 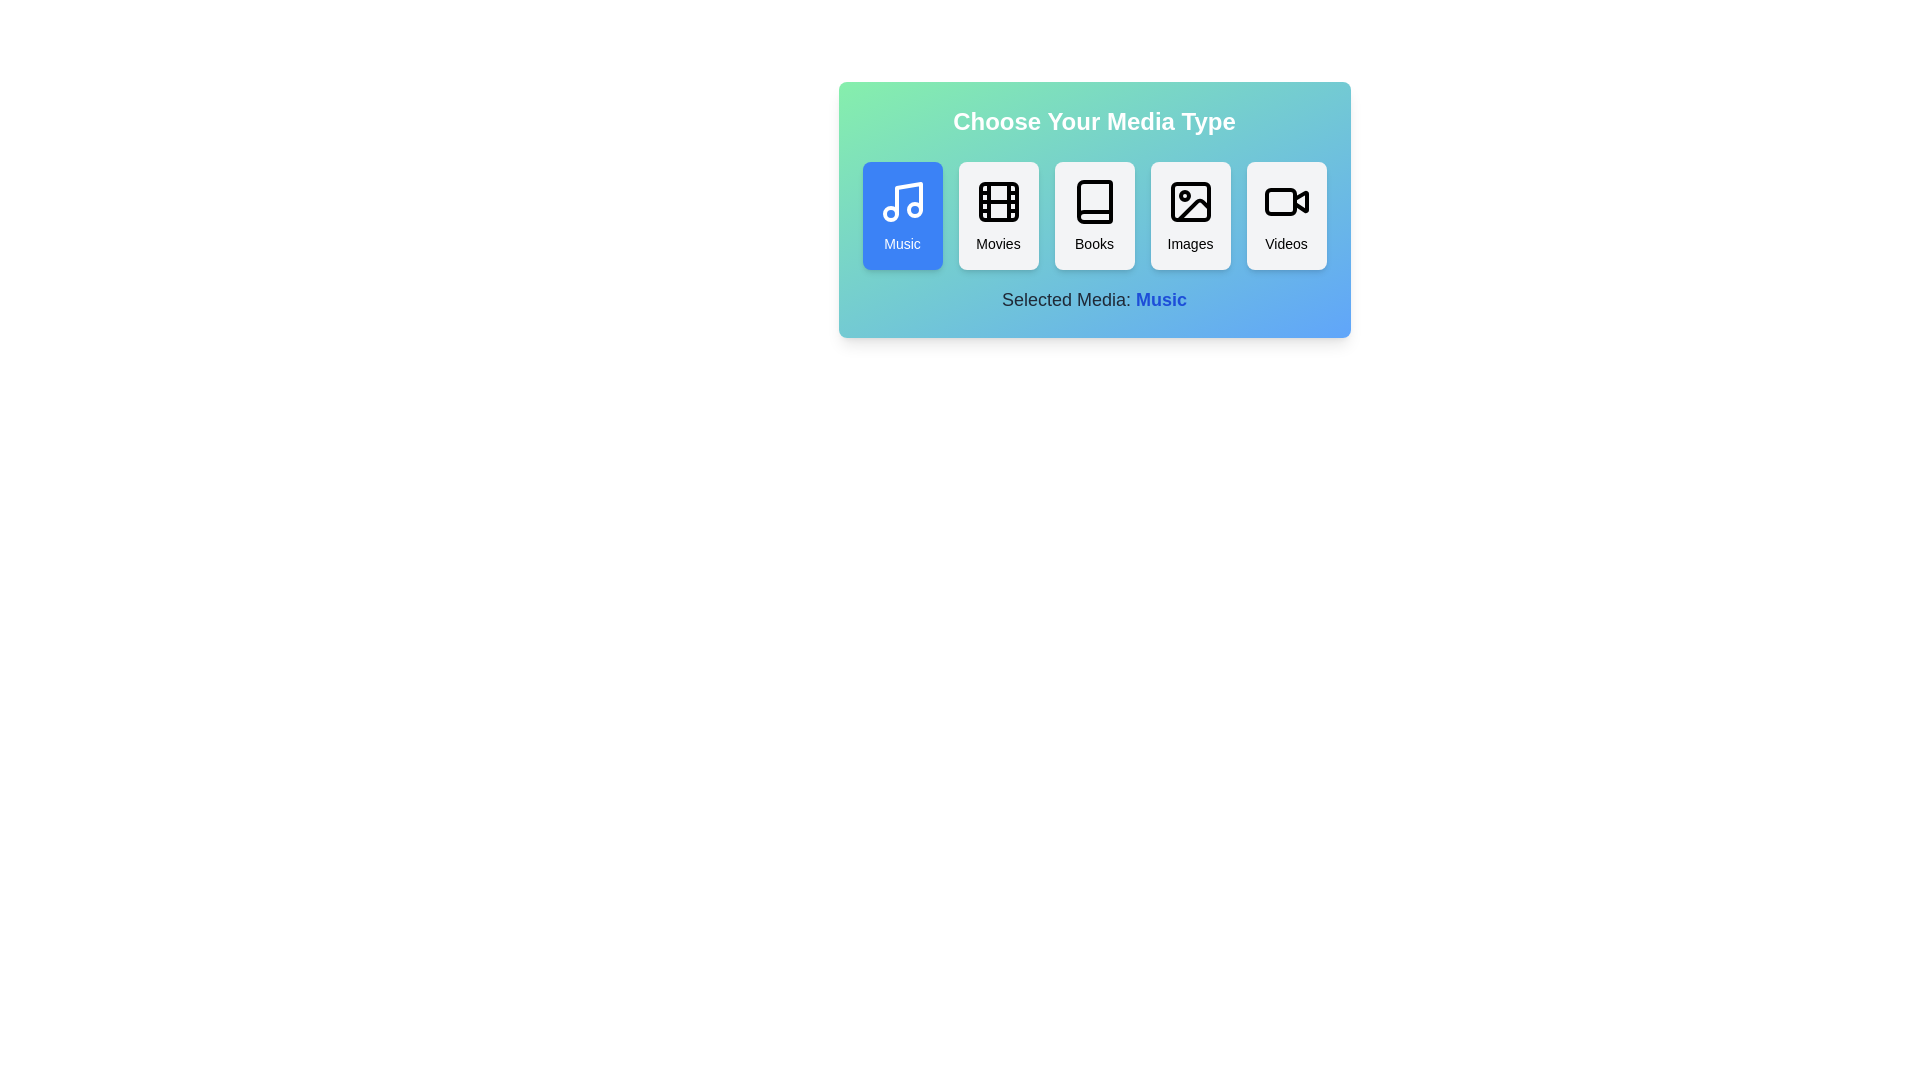 I want to click on the Books button to observe hover effects, so click(x=1093, y=216).